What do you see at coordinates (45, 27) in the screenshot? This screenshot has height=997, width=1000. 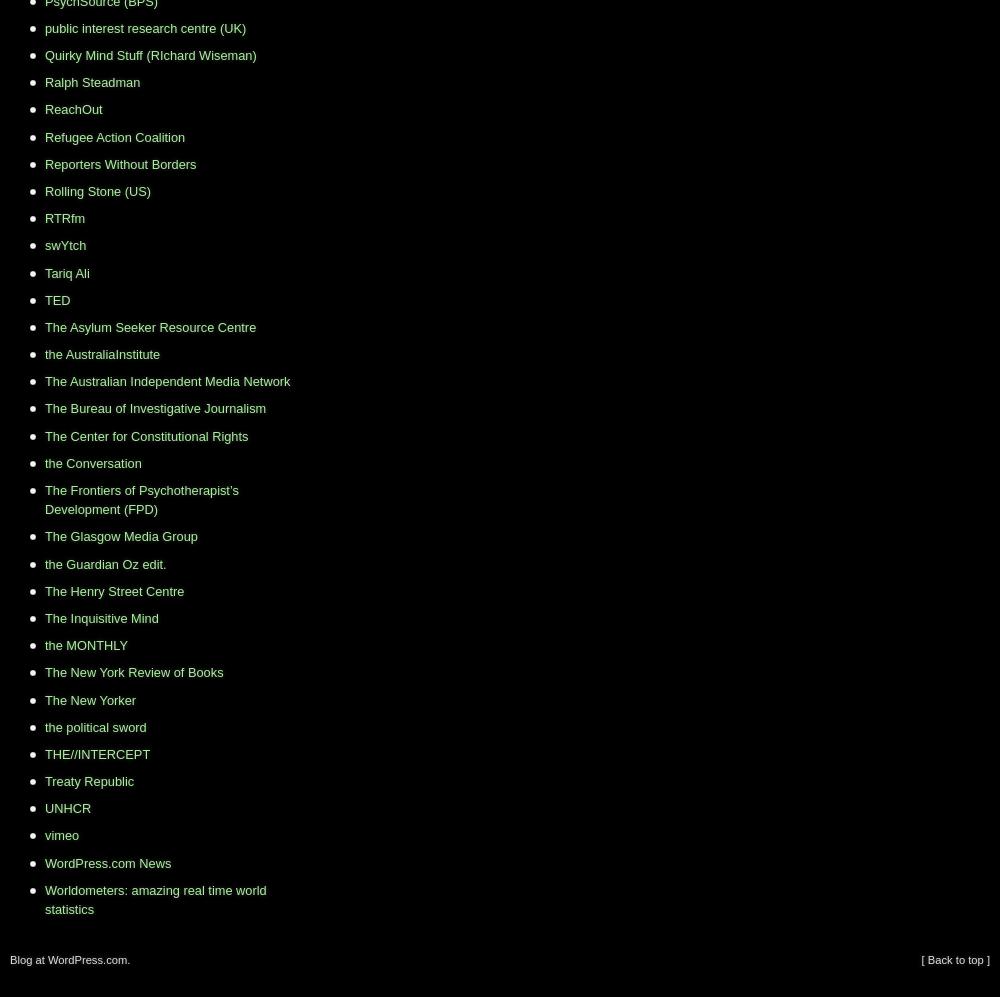 I see `'public interest research centre (UK)'` at bounding box center [45, 27].